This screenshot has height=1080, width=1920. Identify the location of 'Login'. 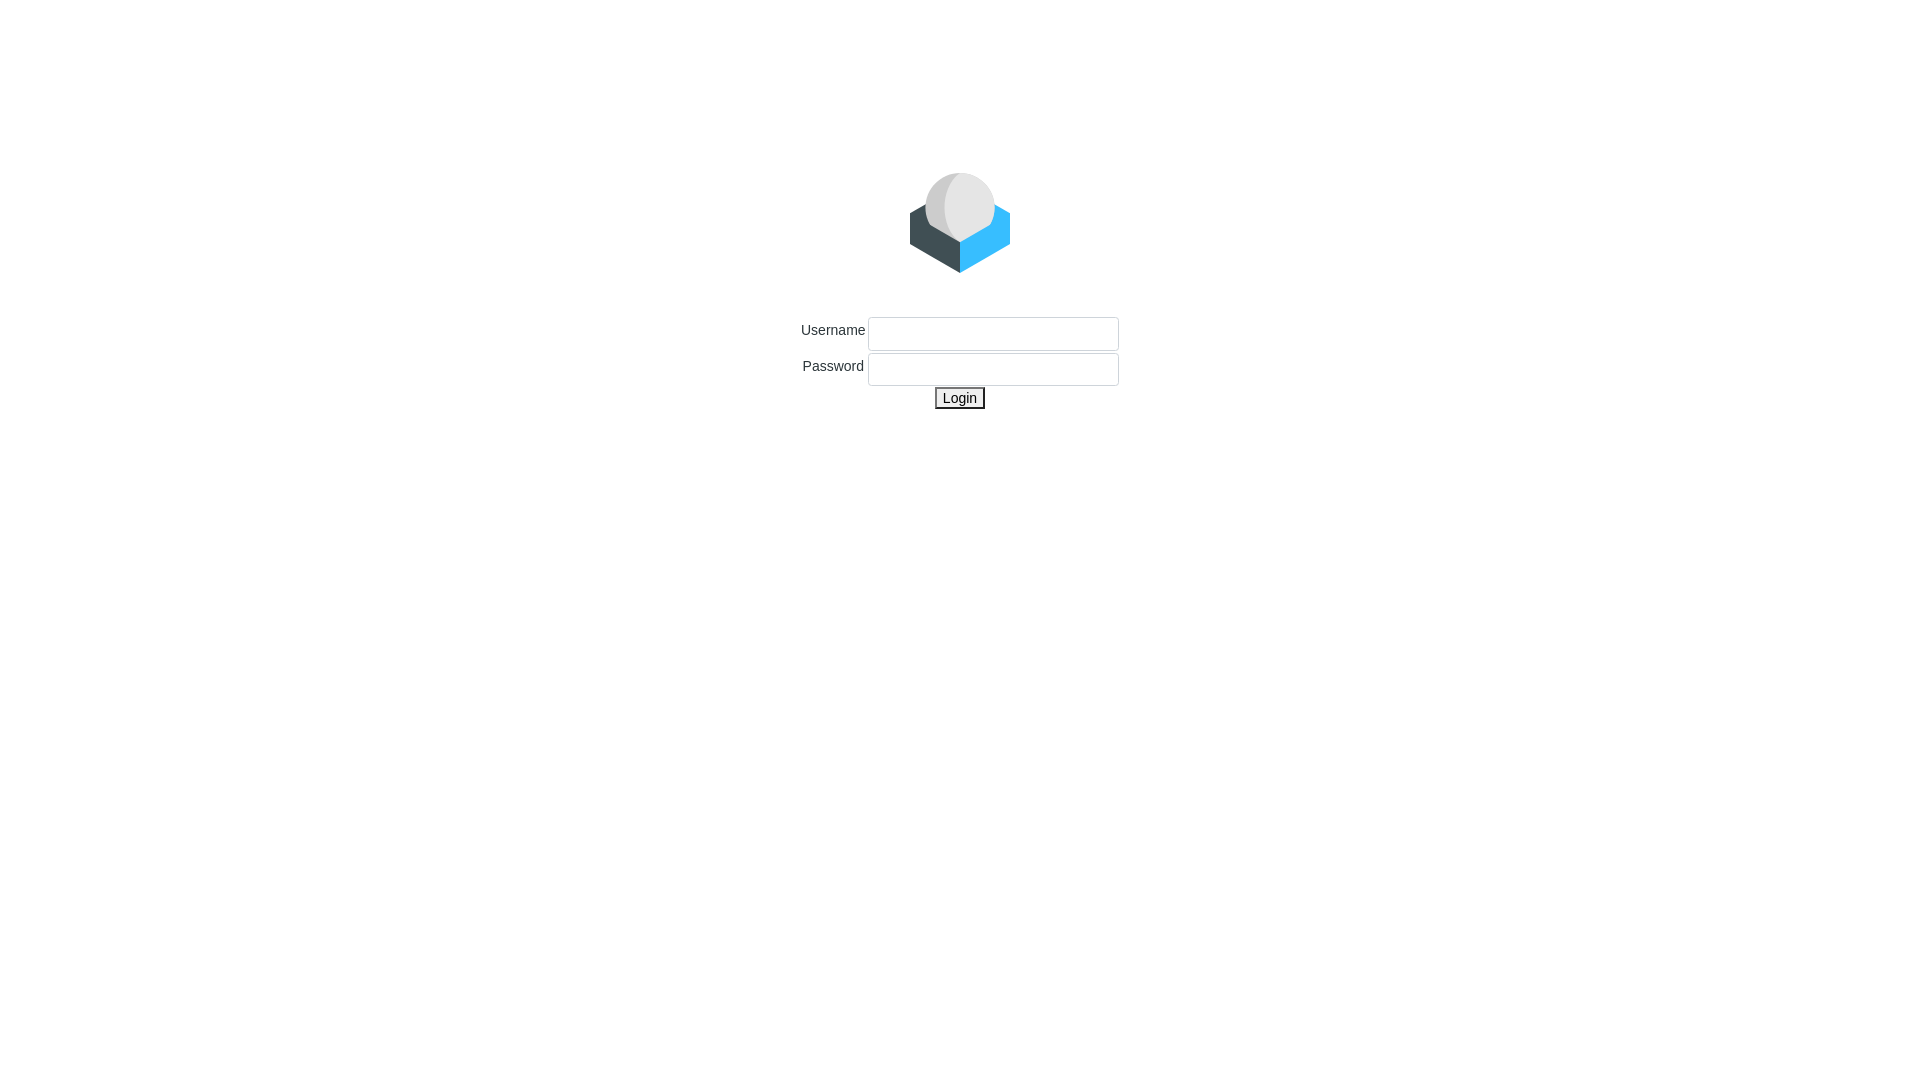
(960, 397).